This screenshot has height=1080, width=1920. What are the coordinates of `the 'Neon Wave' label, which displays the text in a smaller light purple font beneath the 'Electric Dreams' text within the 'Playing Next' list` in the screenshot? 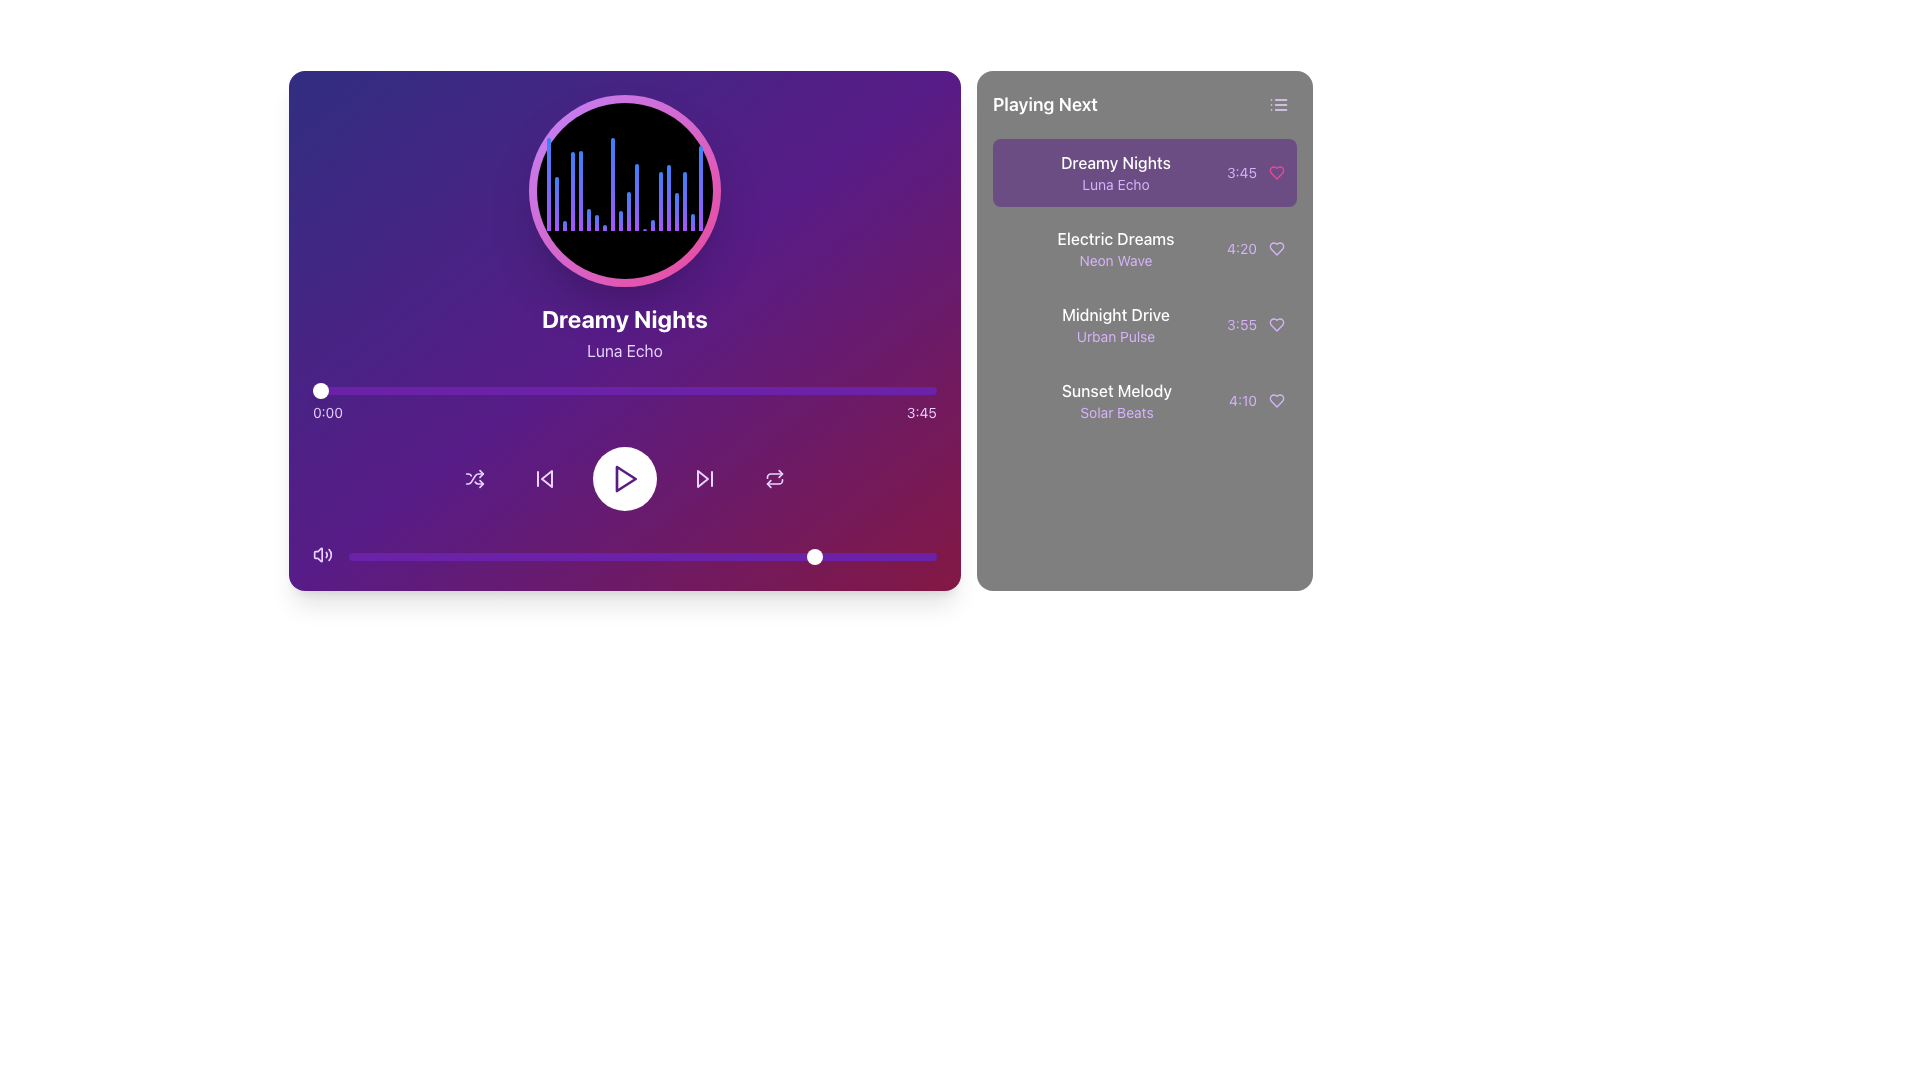 It's located at (1115, 260).